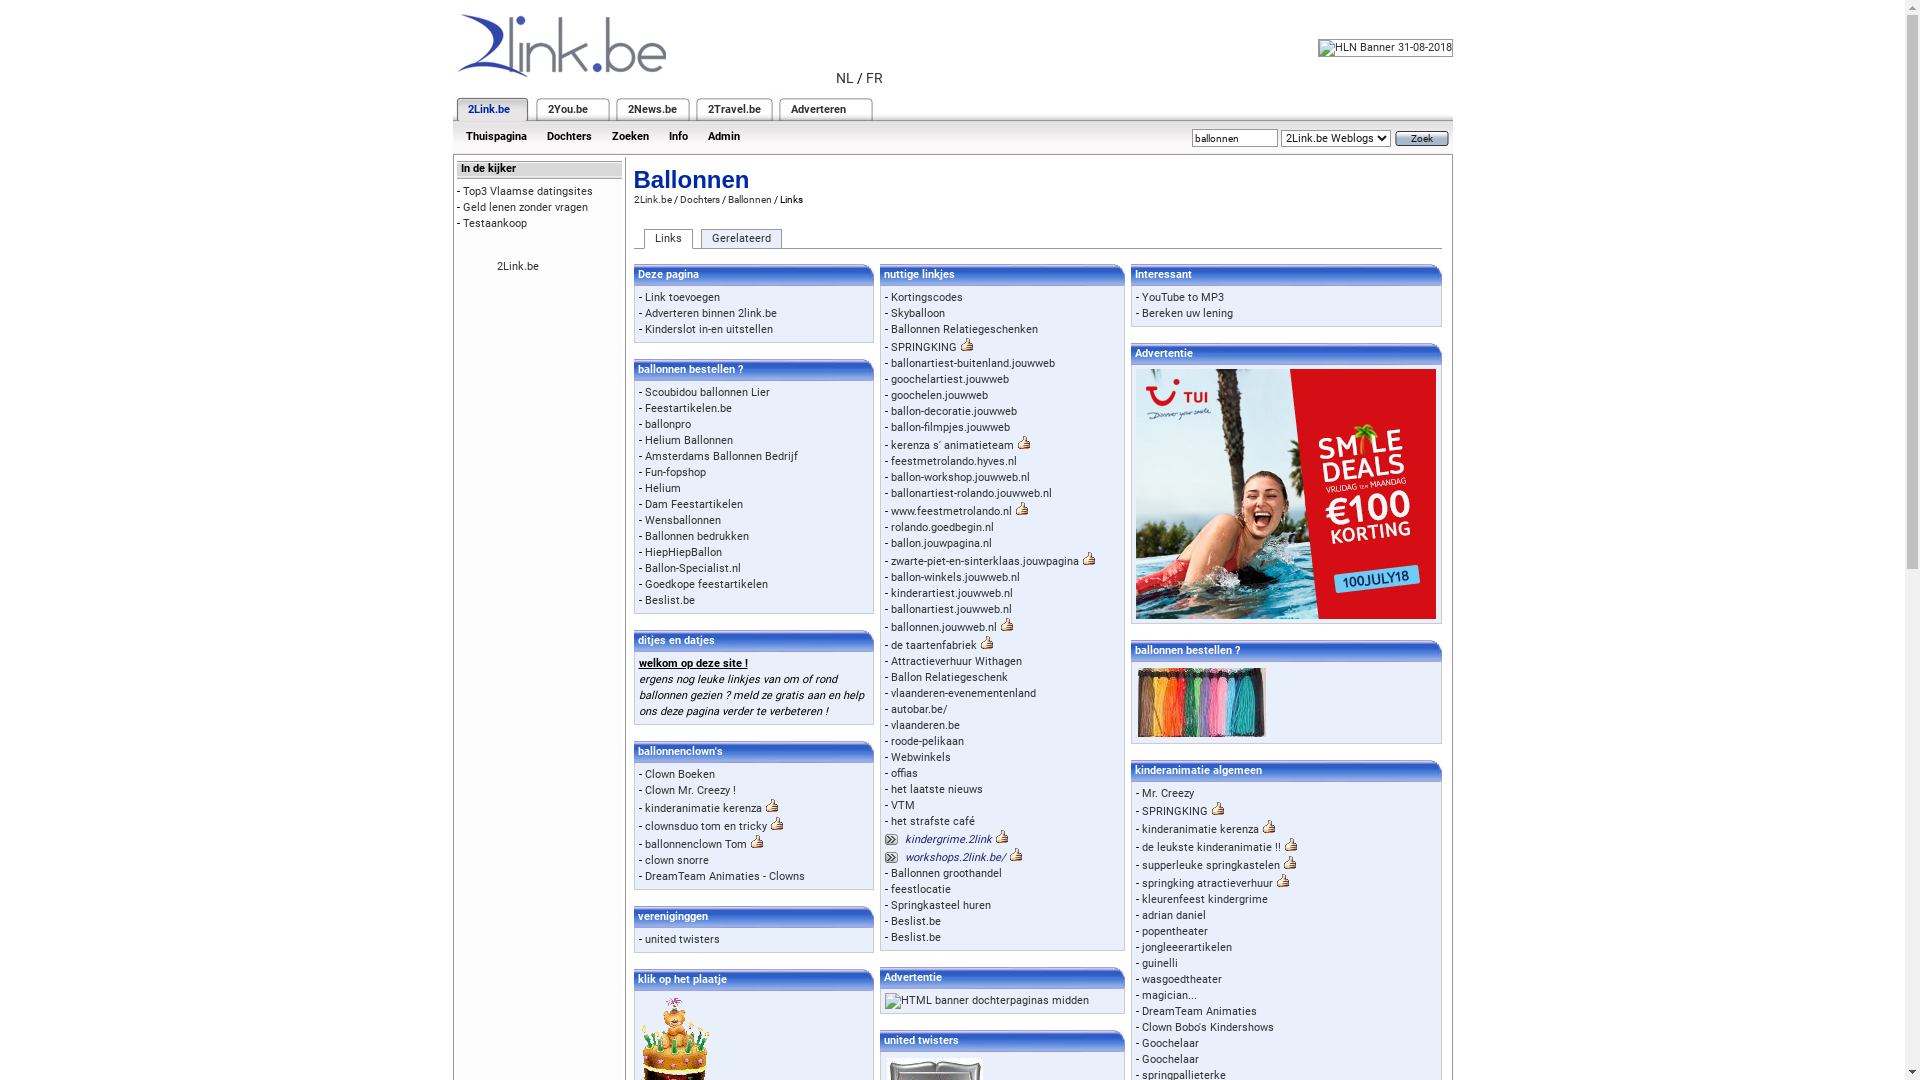 This screenshot has height=1080, width=1920. What do you see at coordinates (695, 844) in the screenshot?
I see `'ballonnenclown Tom'` at bounding box center [695, 844].